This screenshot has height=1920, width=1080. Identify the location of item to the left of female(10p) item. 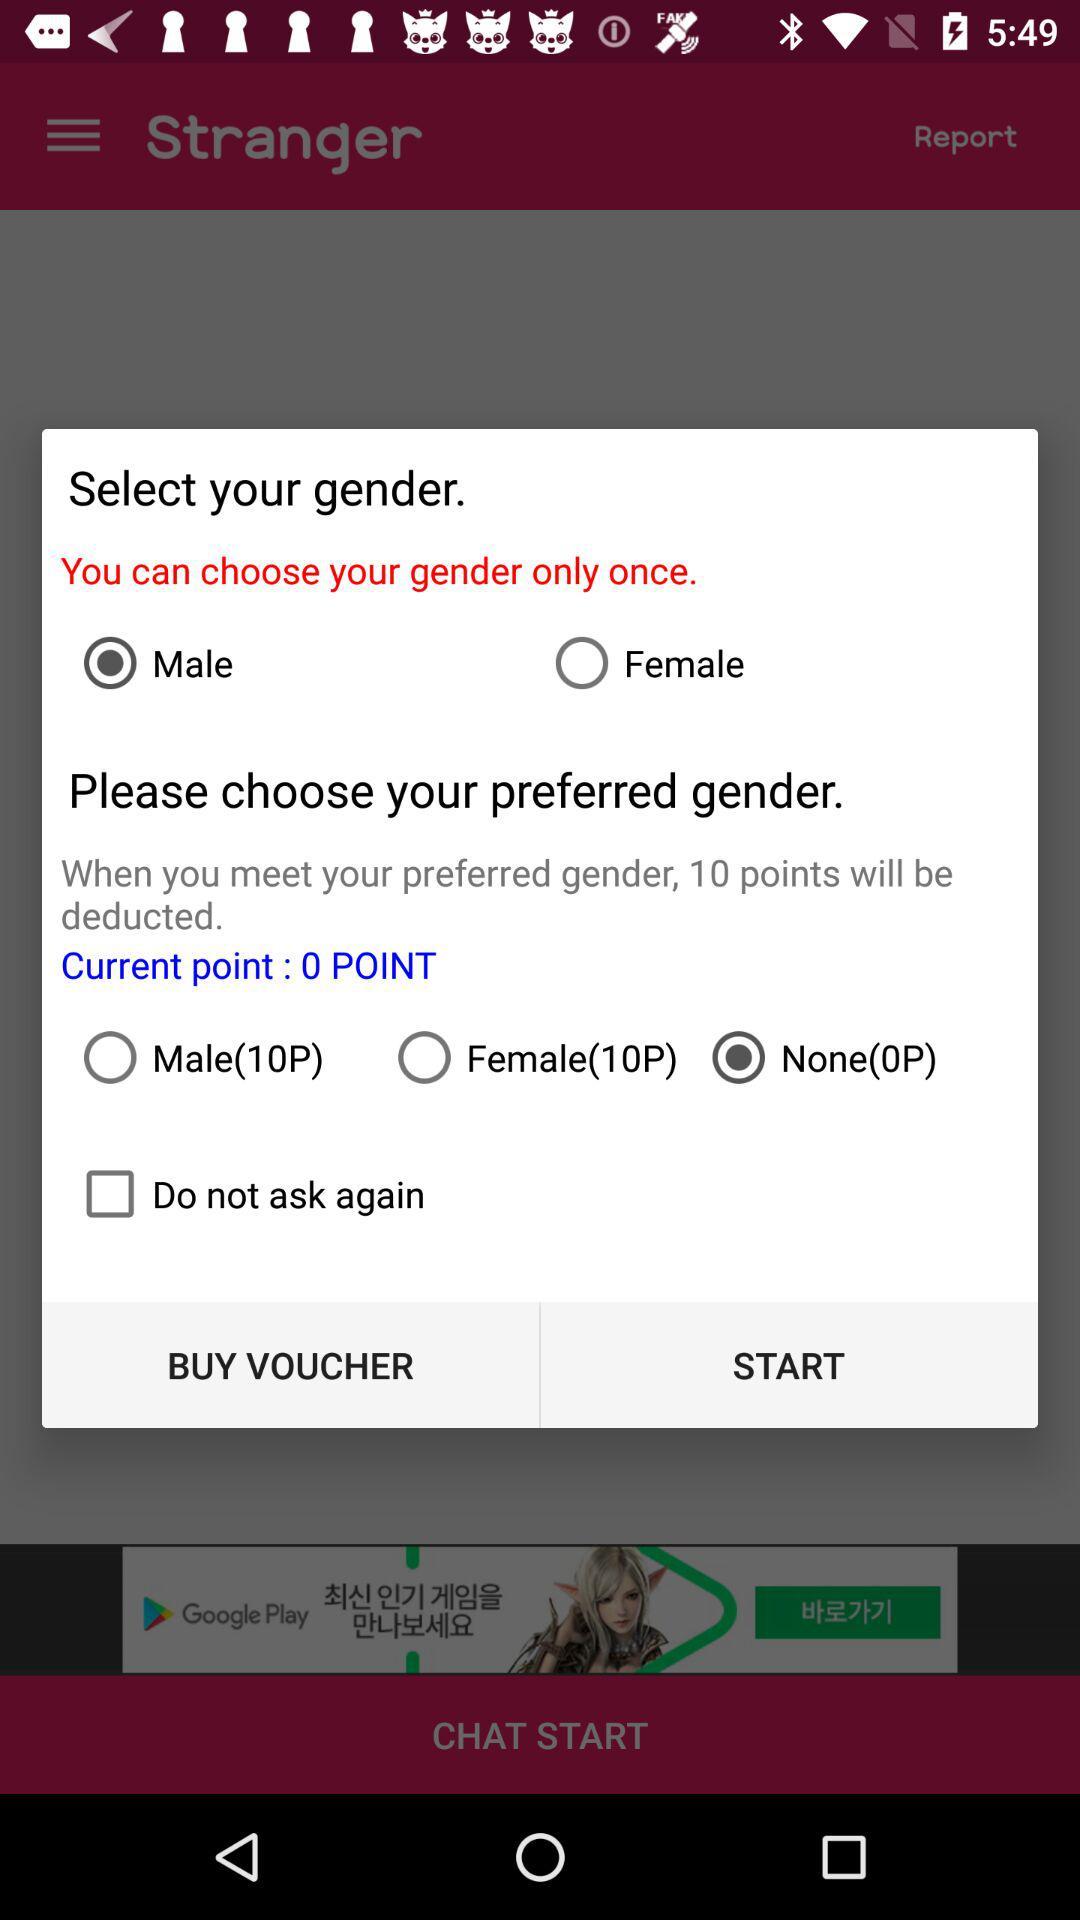
(225, 1056).